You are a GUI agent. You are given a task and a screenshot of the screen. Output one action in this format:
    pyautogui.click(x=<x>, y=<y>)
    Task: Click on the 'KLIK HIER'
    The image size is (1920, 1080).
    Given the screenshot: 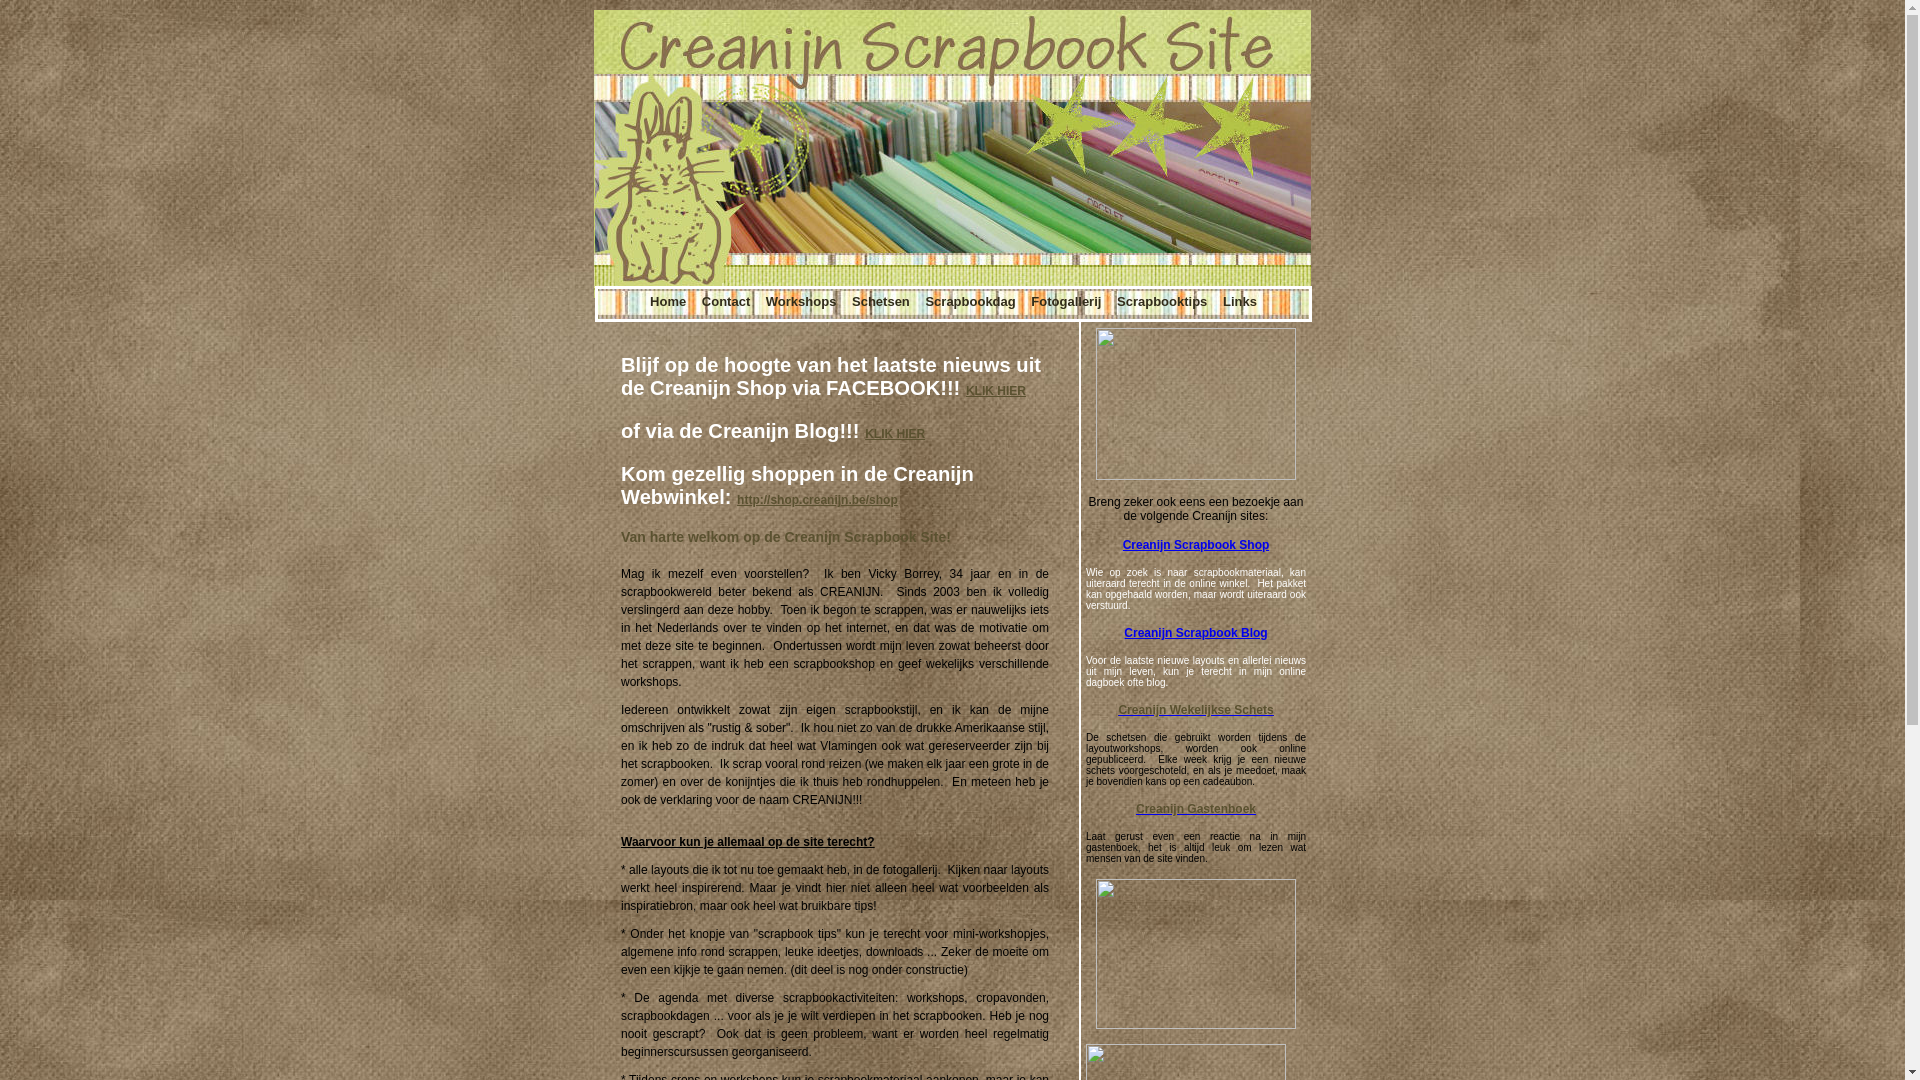 What is the action you would take?
    pyautogui.click(x=996, y=390)
    